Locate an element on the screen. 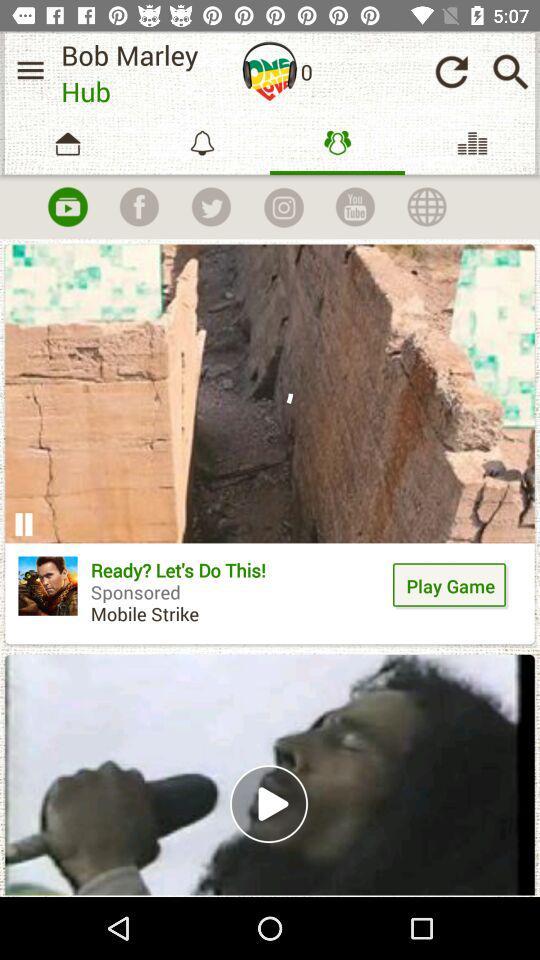 The width and height of the screenshot is (540, 960). the twitter icon is located at coordinates (210, 207).